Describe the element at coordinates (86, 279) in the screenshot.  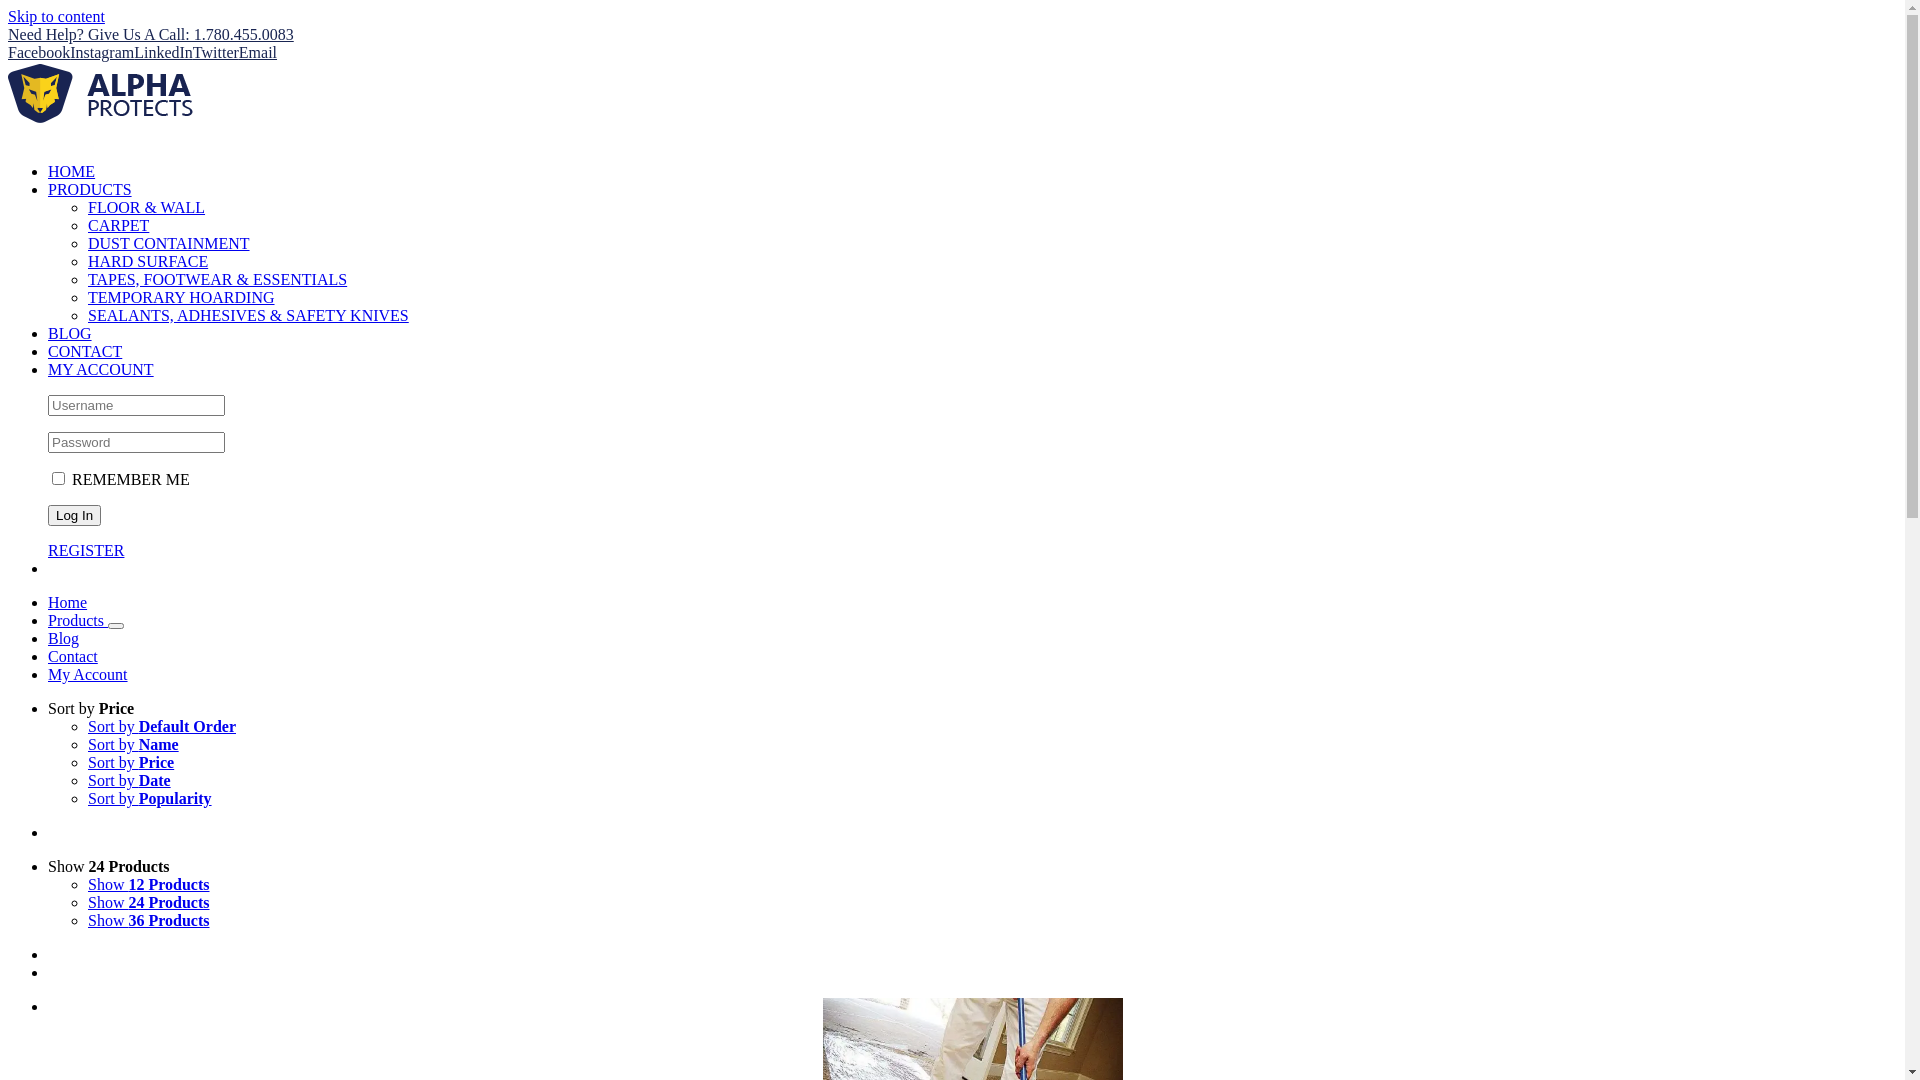
I see `'TAPES, FOOTWEAR & ESSENTIALS'` at that location.